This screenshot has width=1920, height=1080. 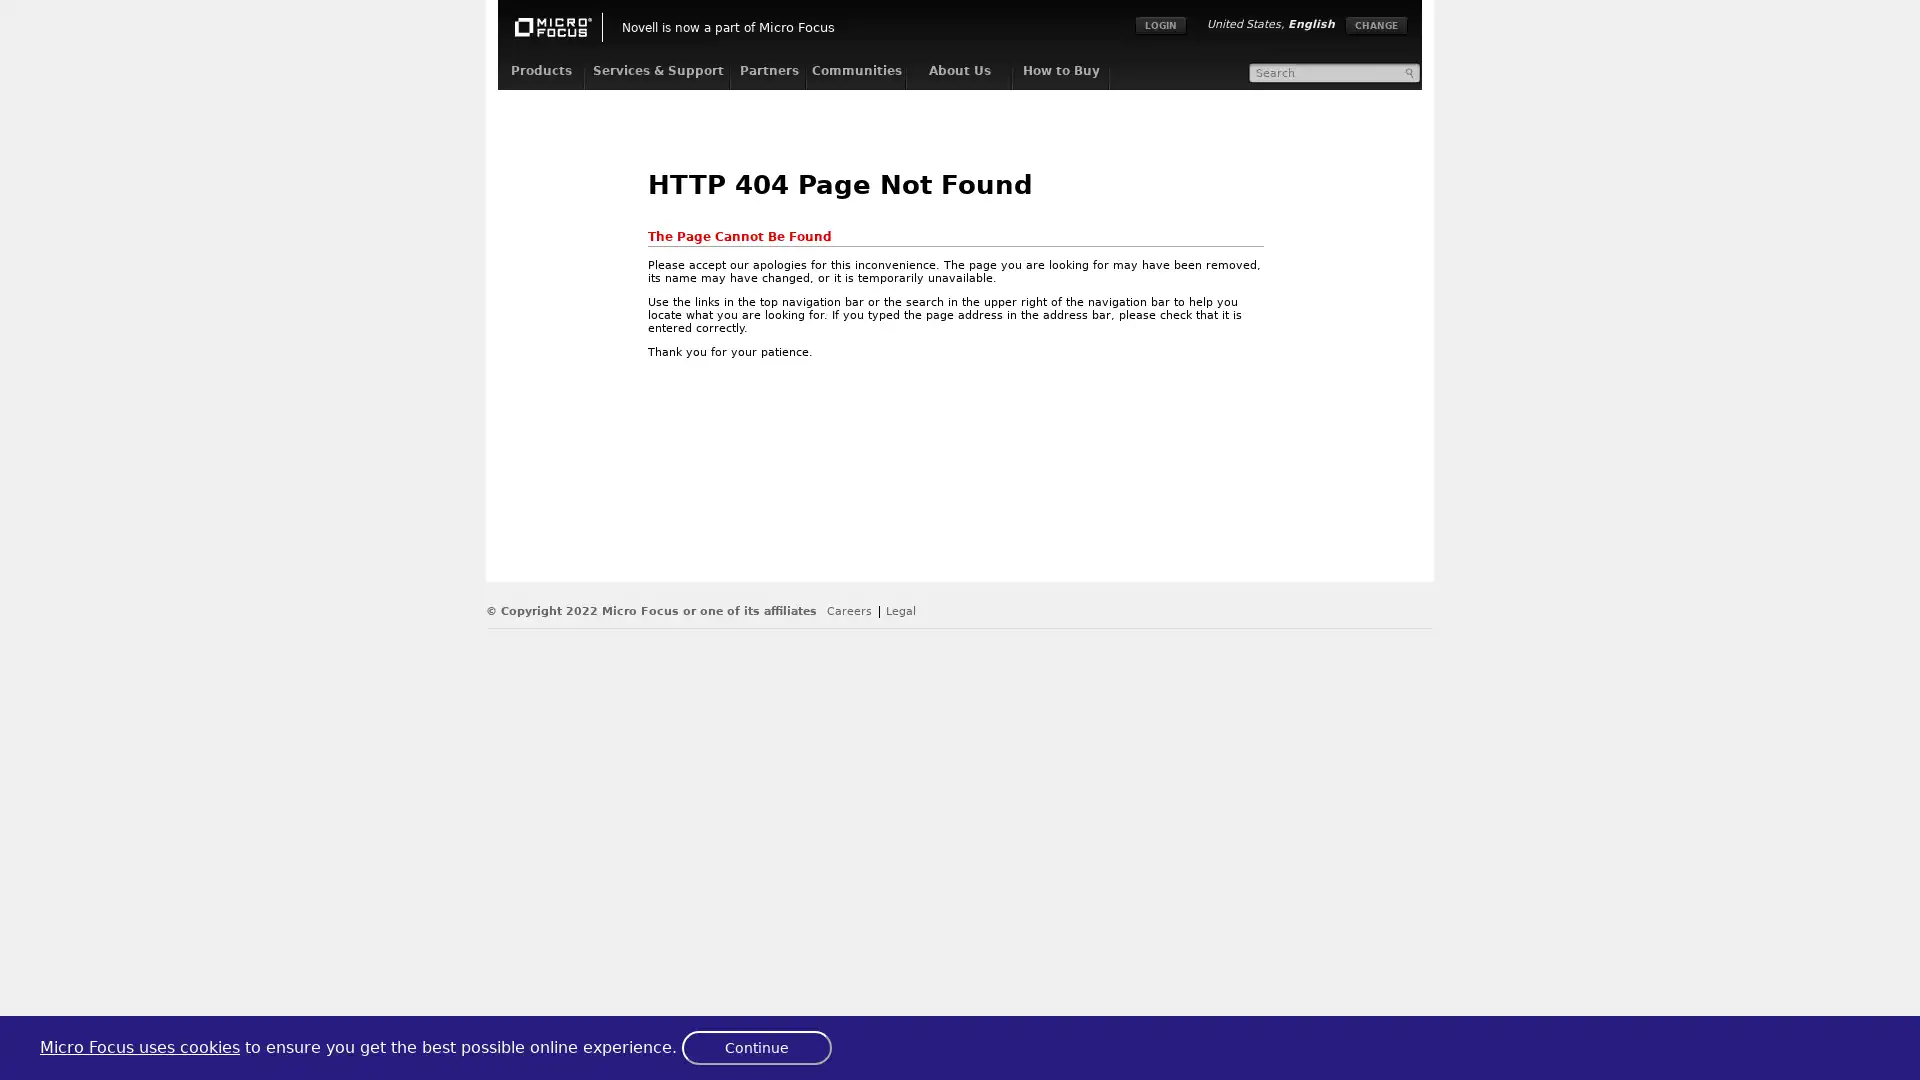 What do you see at coordinates (756, 1047) in the screenshot?
I see `Continue` at bounding box center [756, 1047].